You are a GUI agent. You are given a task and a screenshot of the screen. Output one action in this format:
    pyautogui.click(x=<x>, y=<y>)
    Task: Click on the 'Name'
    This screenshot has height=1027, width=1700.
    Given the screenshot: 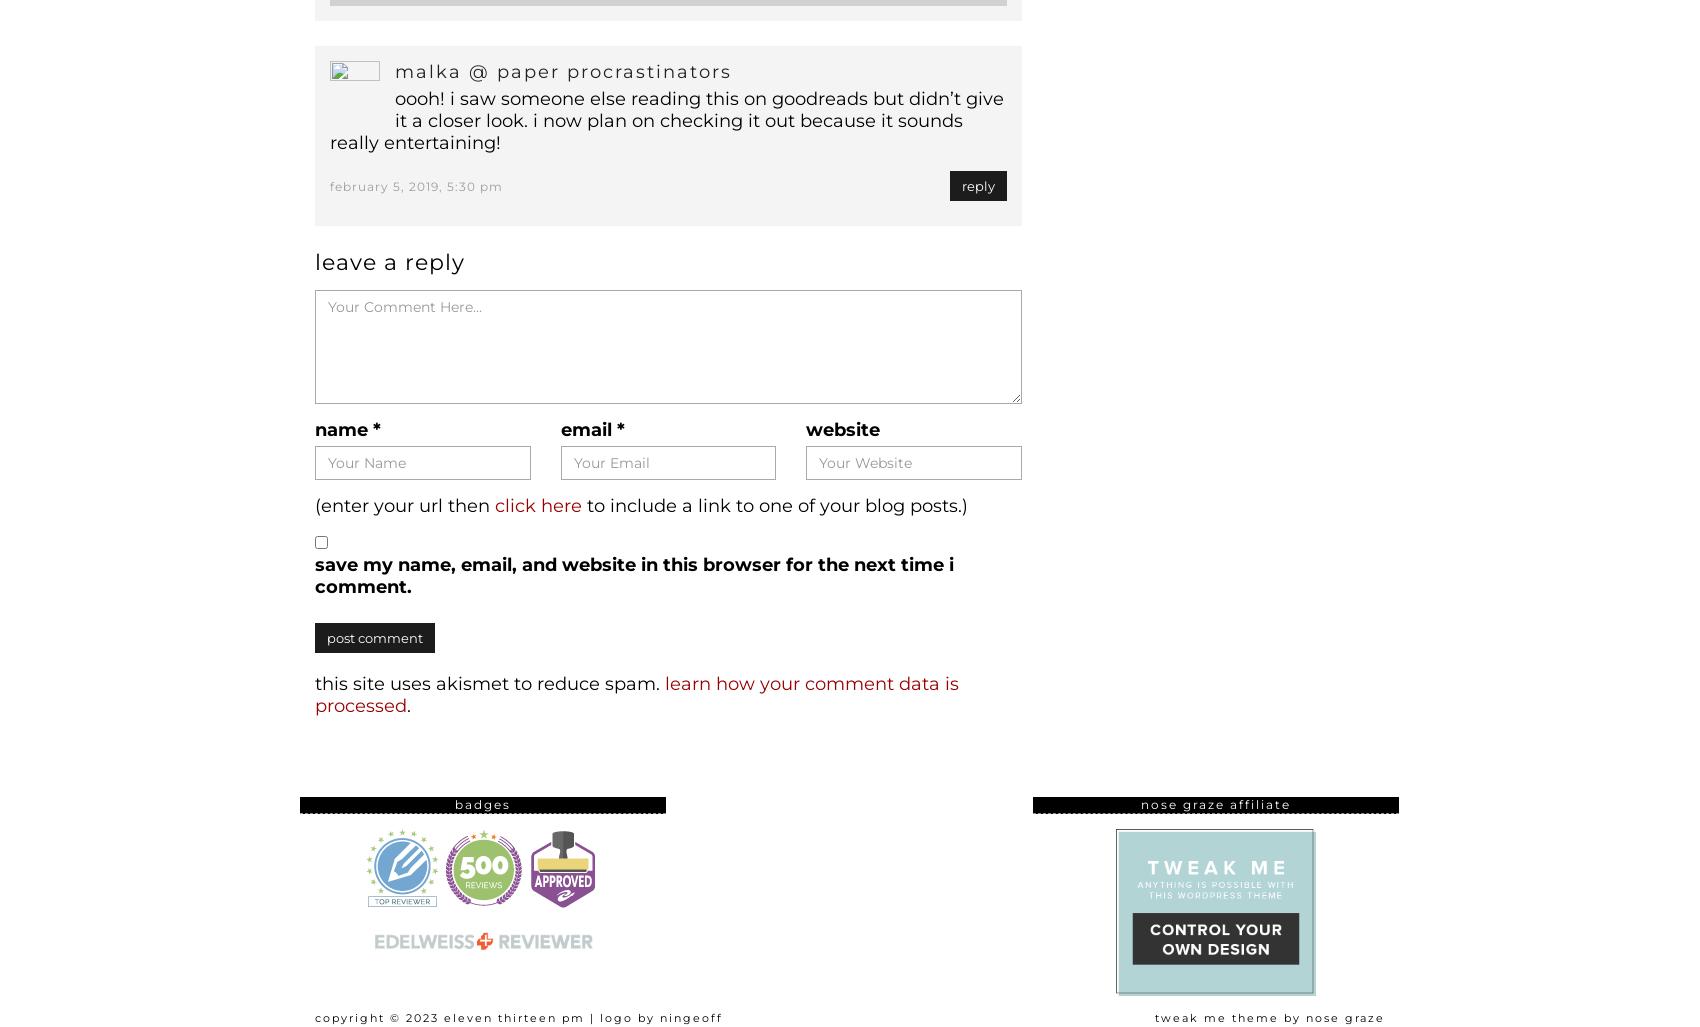 What is the action you would take?
    pyautogui.click(x=315, y=429)
    